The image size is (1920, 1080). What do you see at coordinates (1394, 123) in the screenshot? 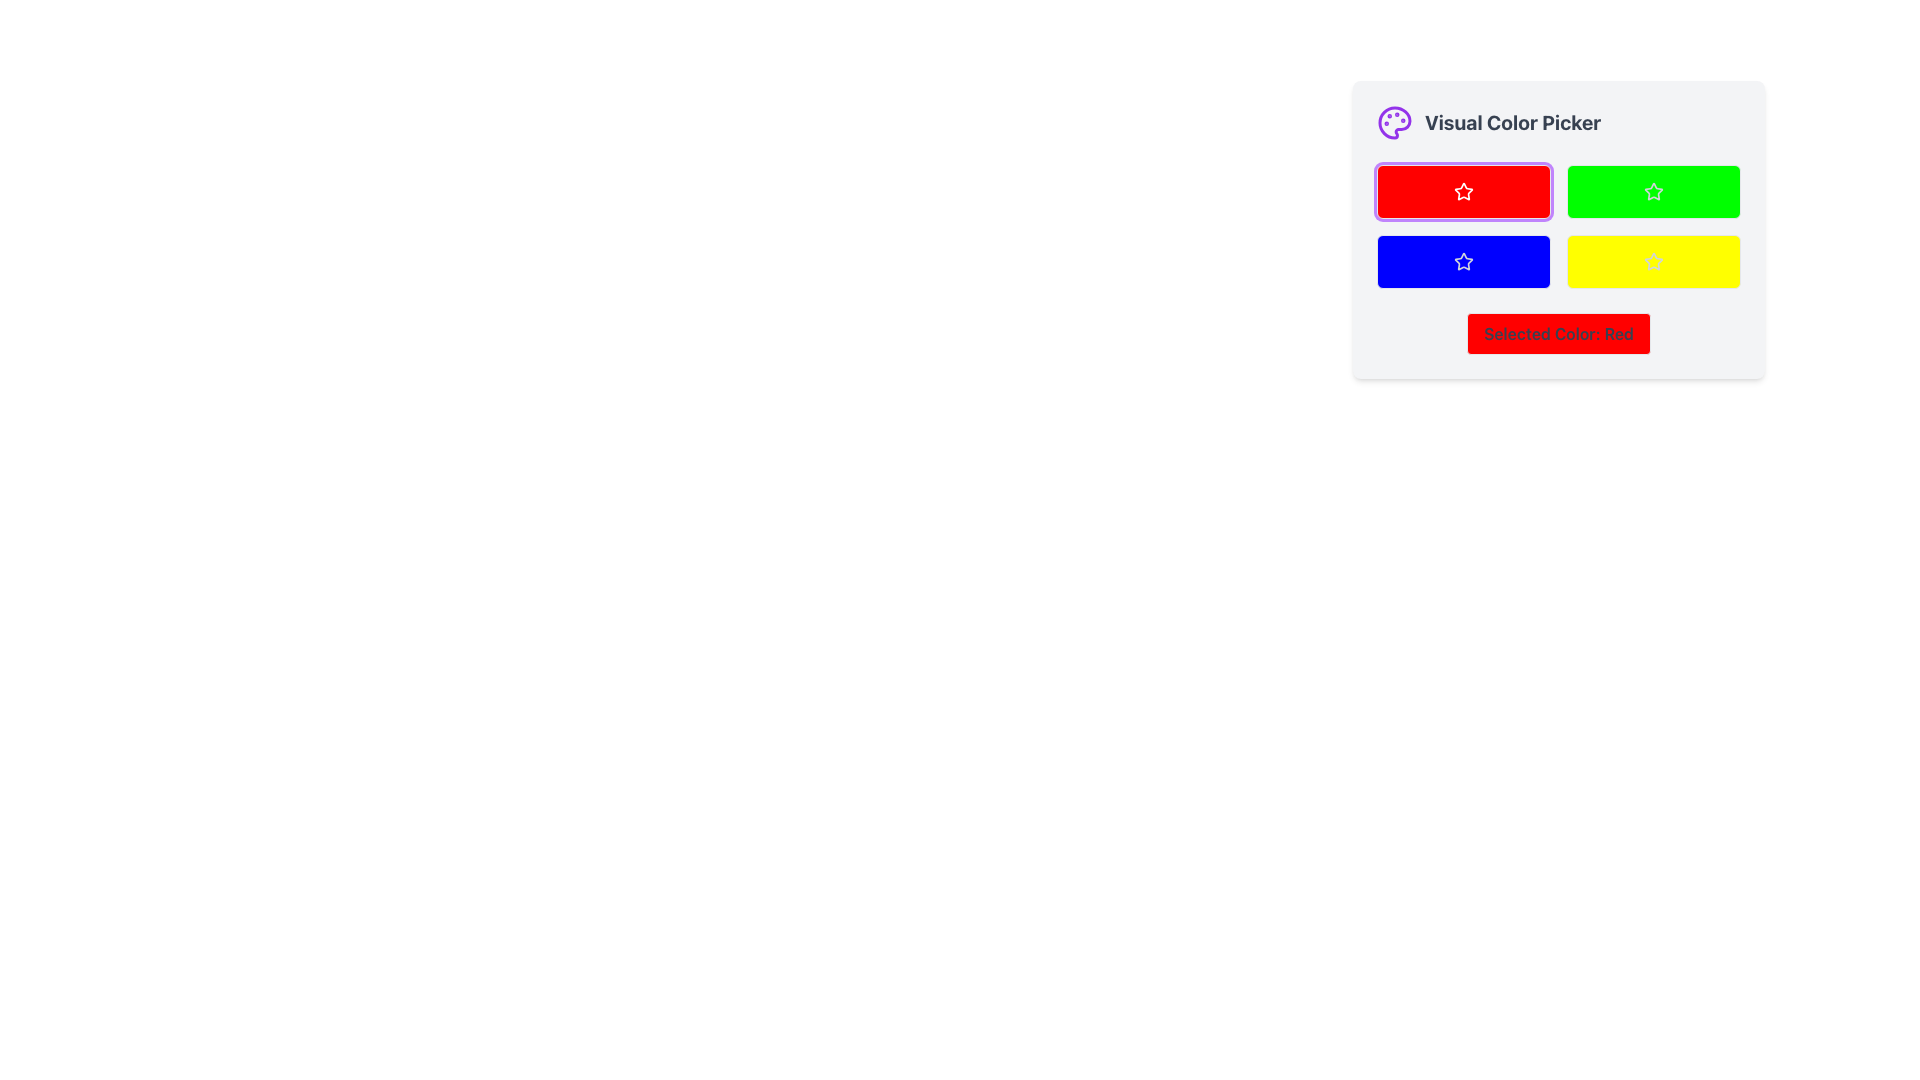
I see `main shape of the SVG icon resembling a painter's palette, filled with purple color, located at the upper left corner of the Visual Color Picker section` at bounding box center [1394, 123].